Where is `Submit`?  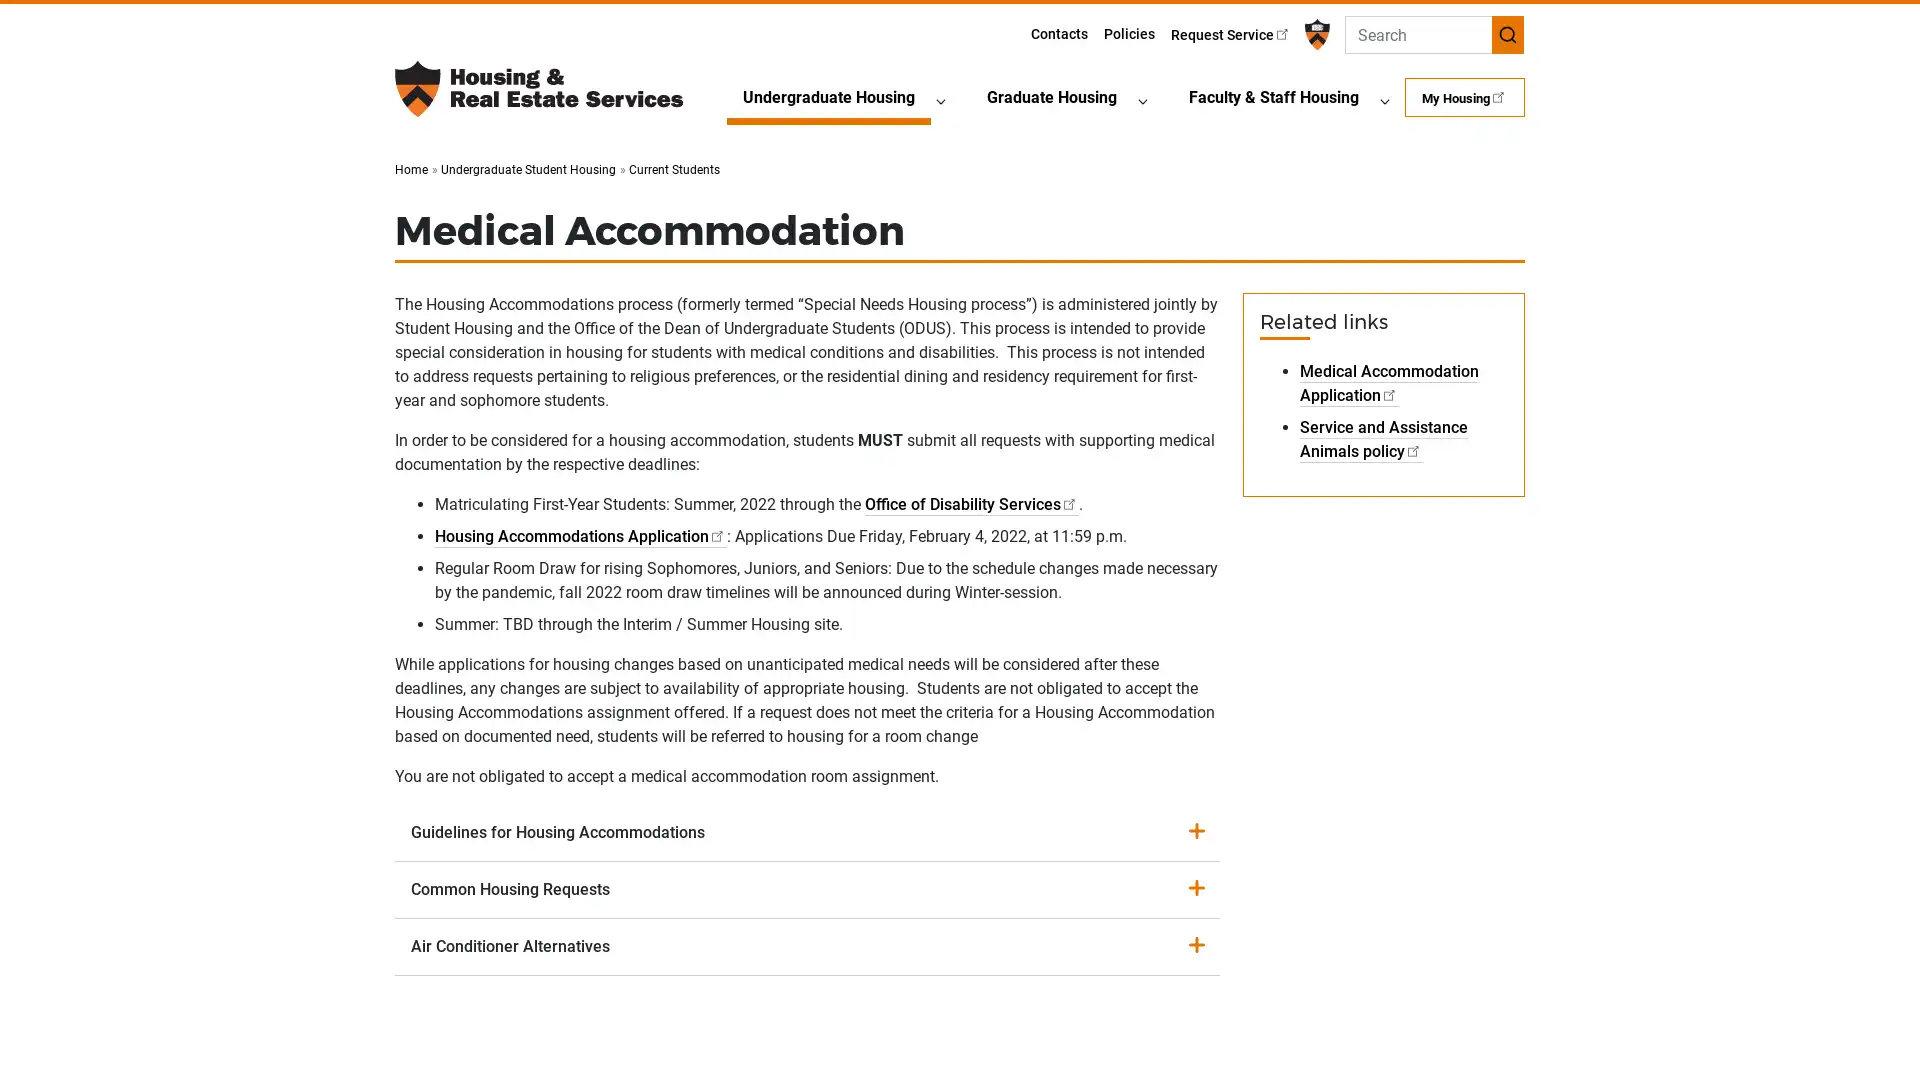 Submit is located at coordinates (1507, 34).